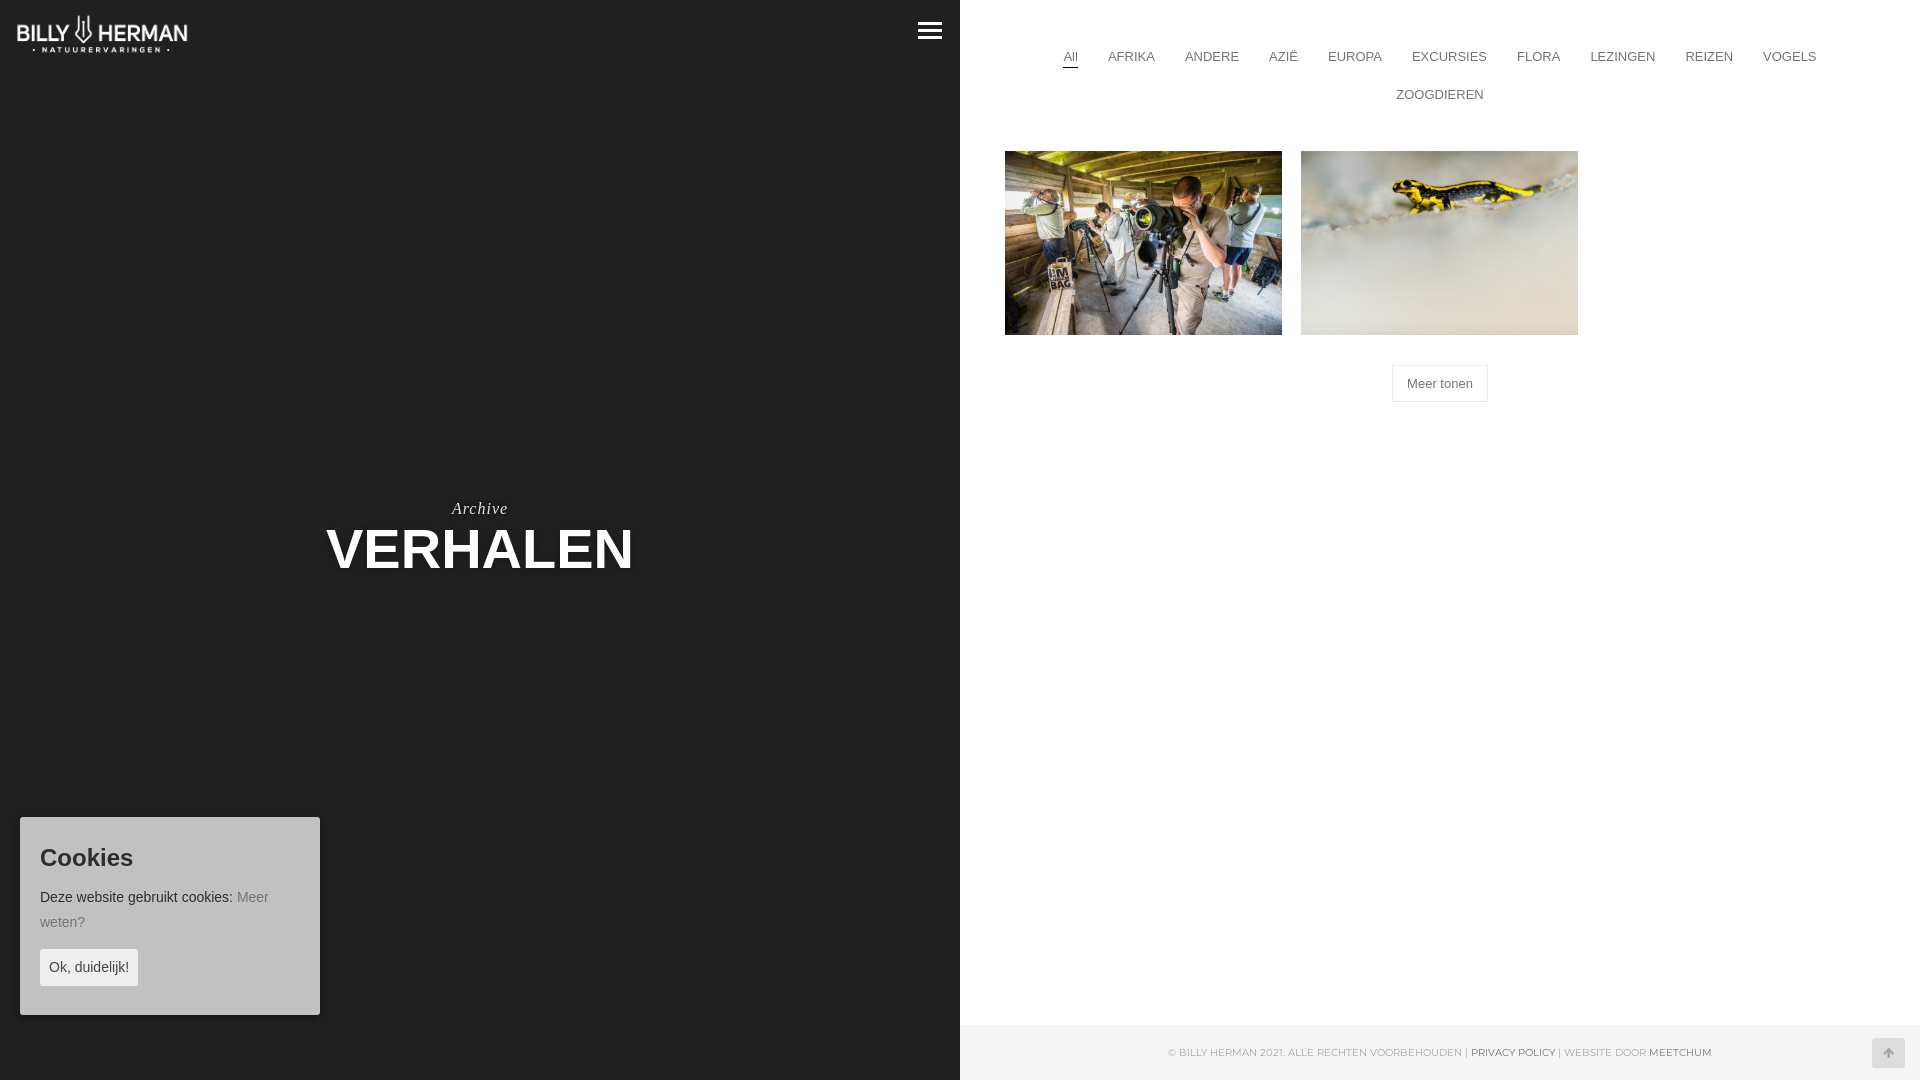  Describe the element at coordinates (153, 909) in the screenshot. I see `'Meer weten?'` at that location.